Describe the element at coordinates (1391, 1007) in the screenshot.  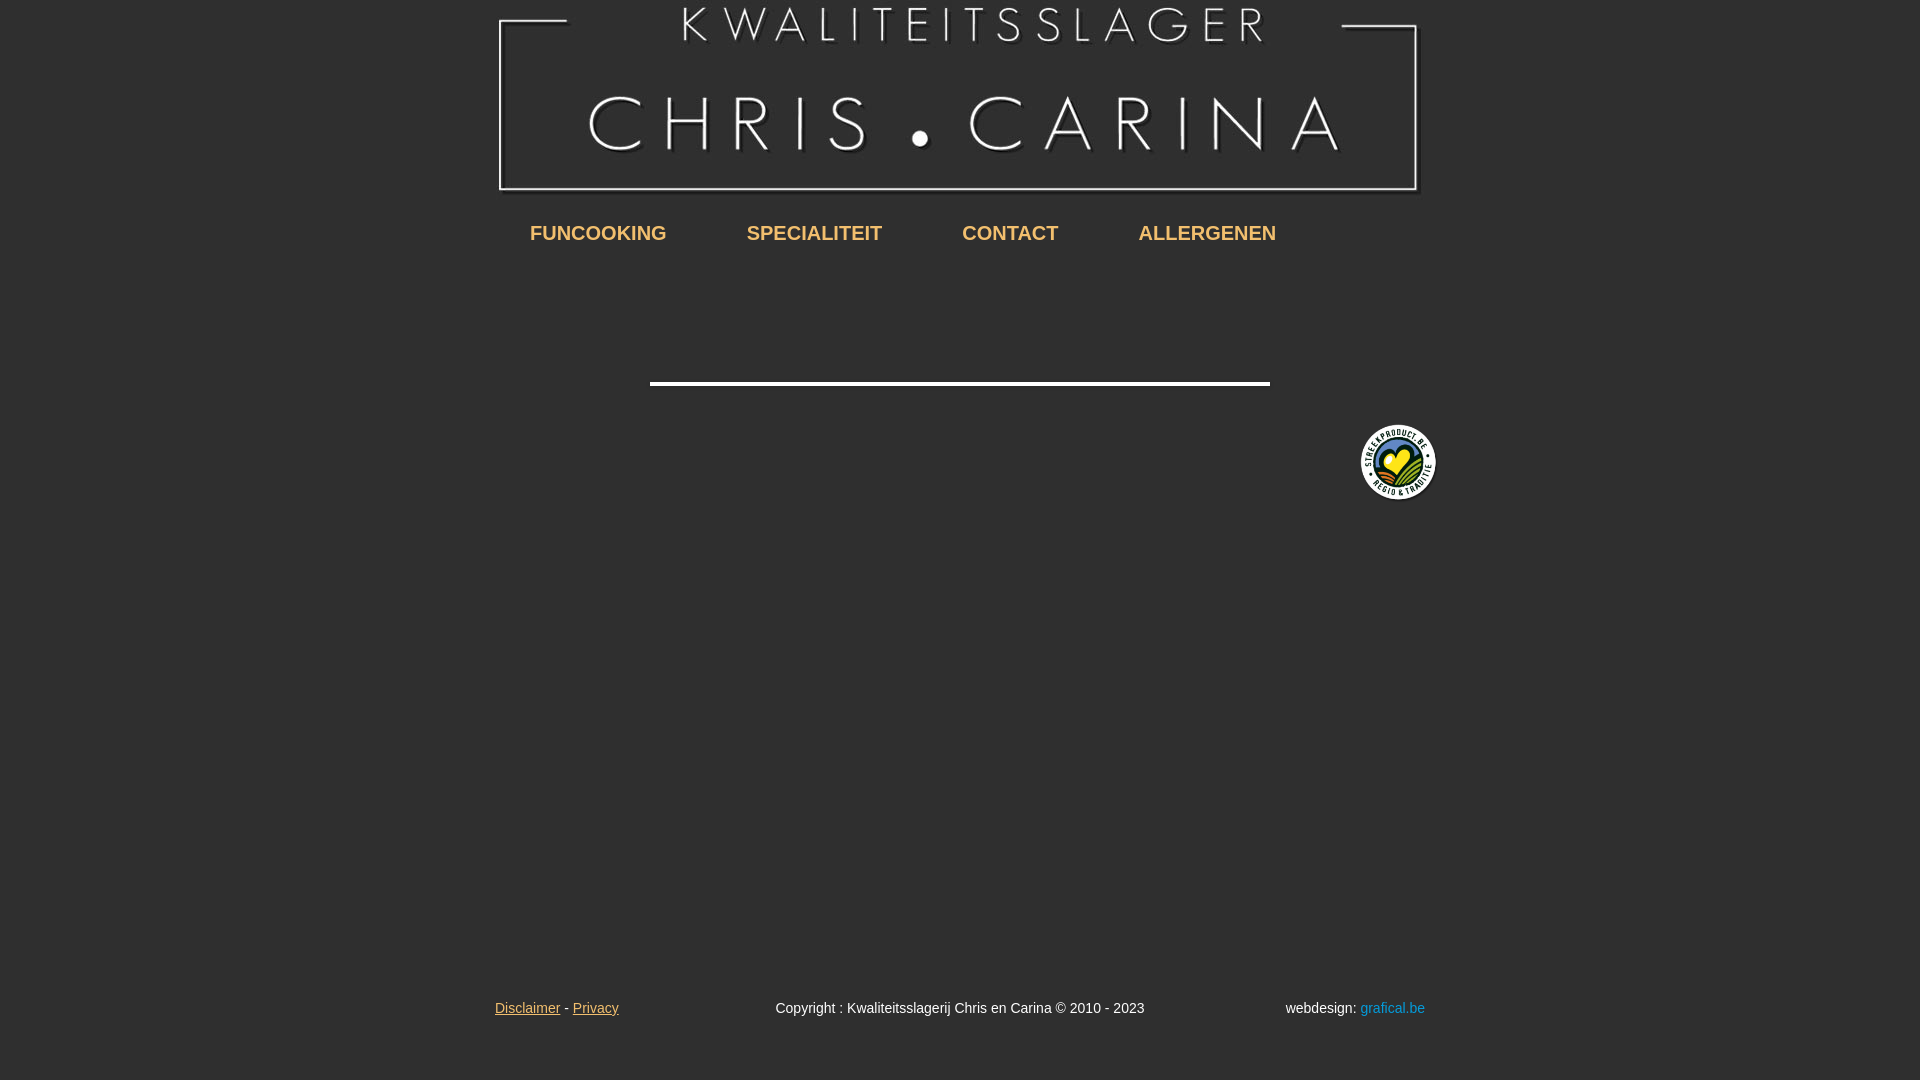
I see `'grafical.be'` at that location.